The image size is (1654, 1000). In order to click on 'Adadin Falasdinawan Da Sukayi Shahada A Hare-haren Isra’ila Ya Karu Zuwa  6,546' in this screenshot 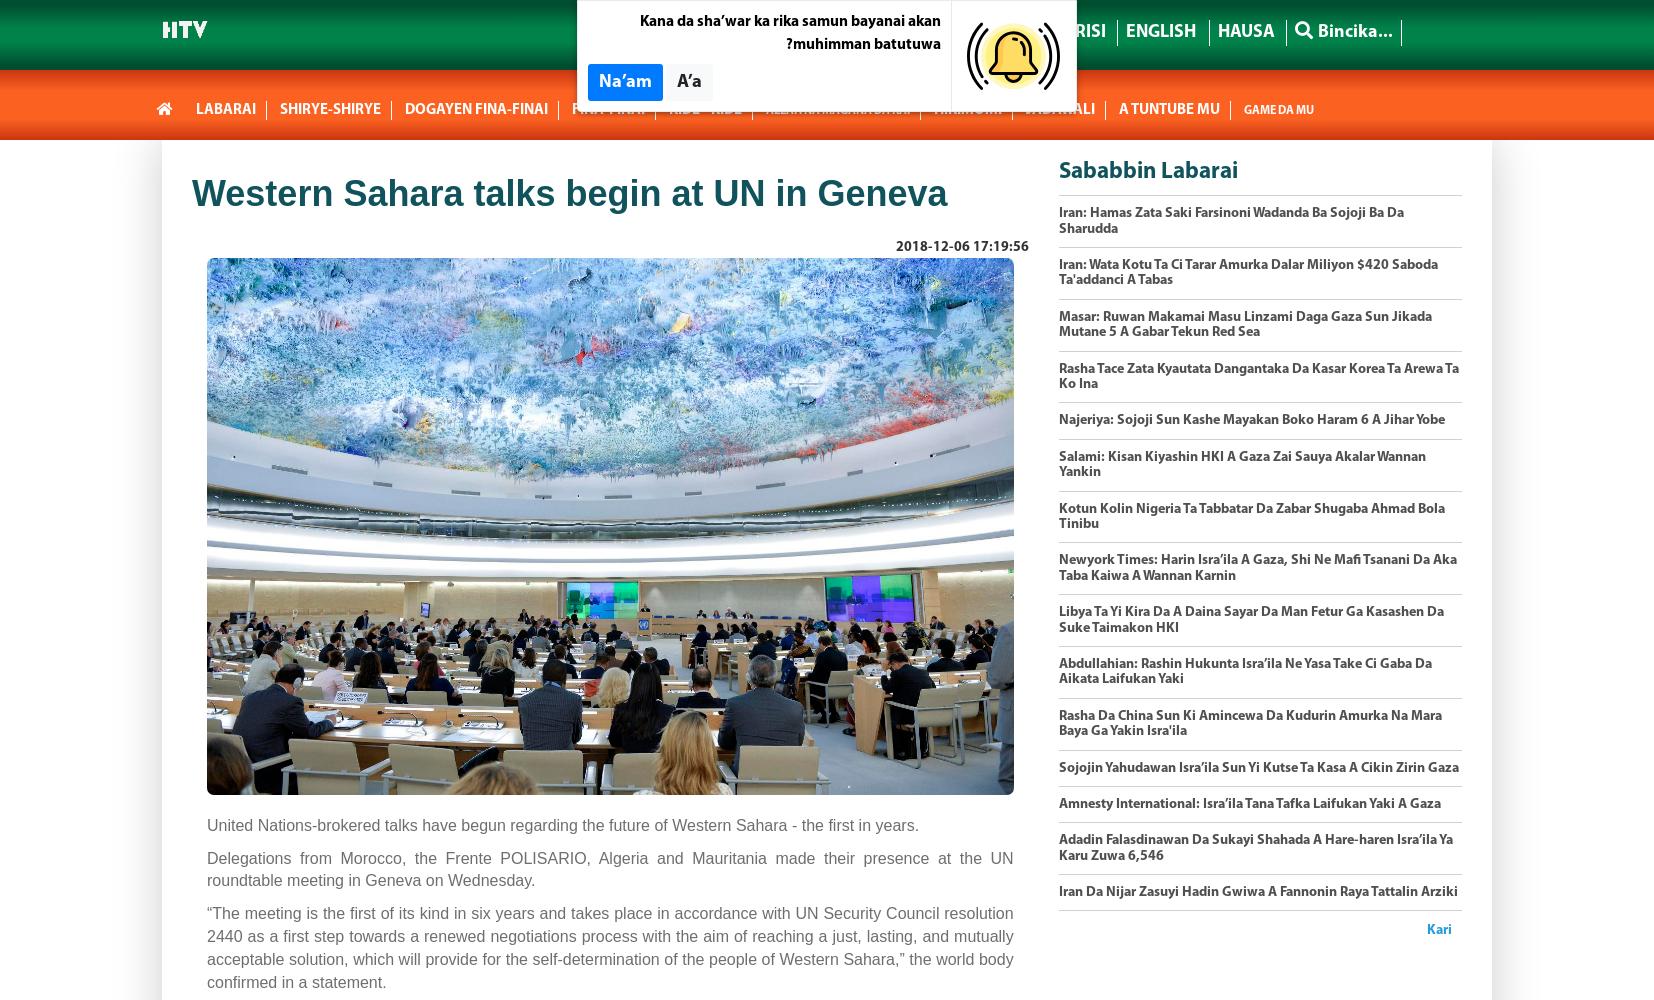, I will do `click(1255, 847)`.